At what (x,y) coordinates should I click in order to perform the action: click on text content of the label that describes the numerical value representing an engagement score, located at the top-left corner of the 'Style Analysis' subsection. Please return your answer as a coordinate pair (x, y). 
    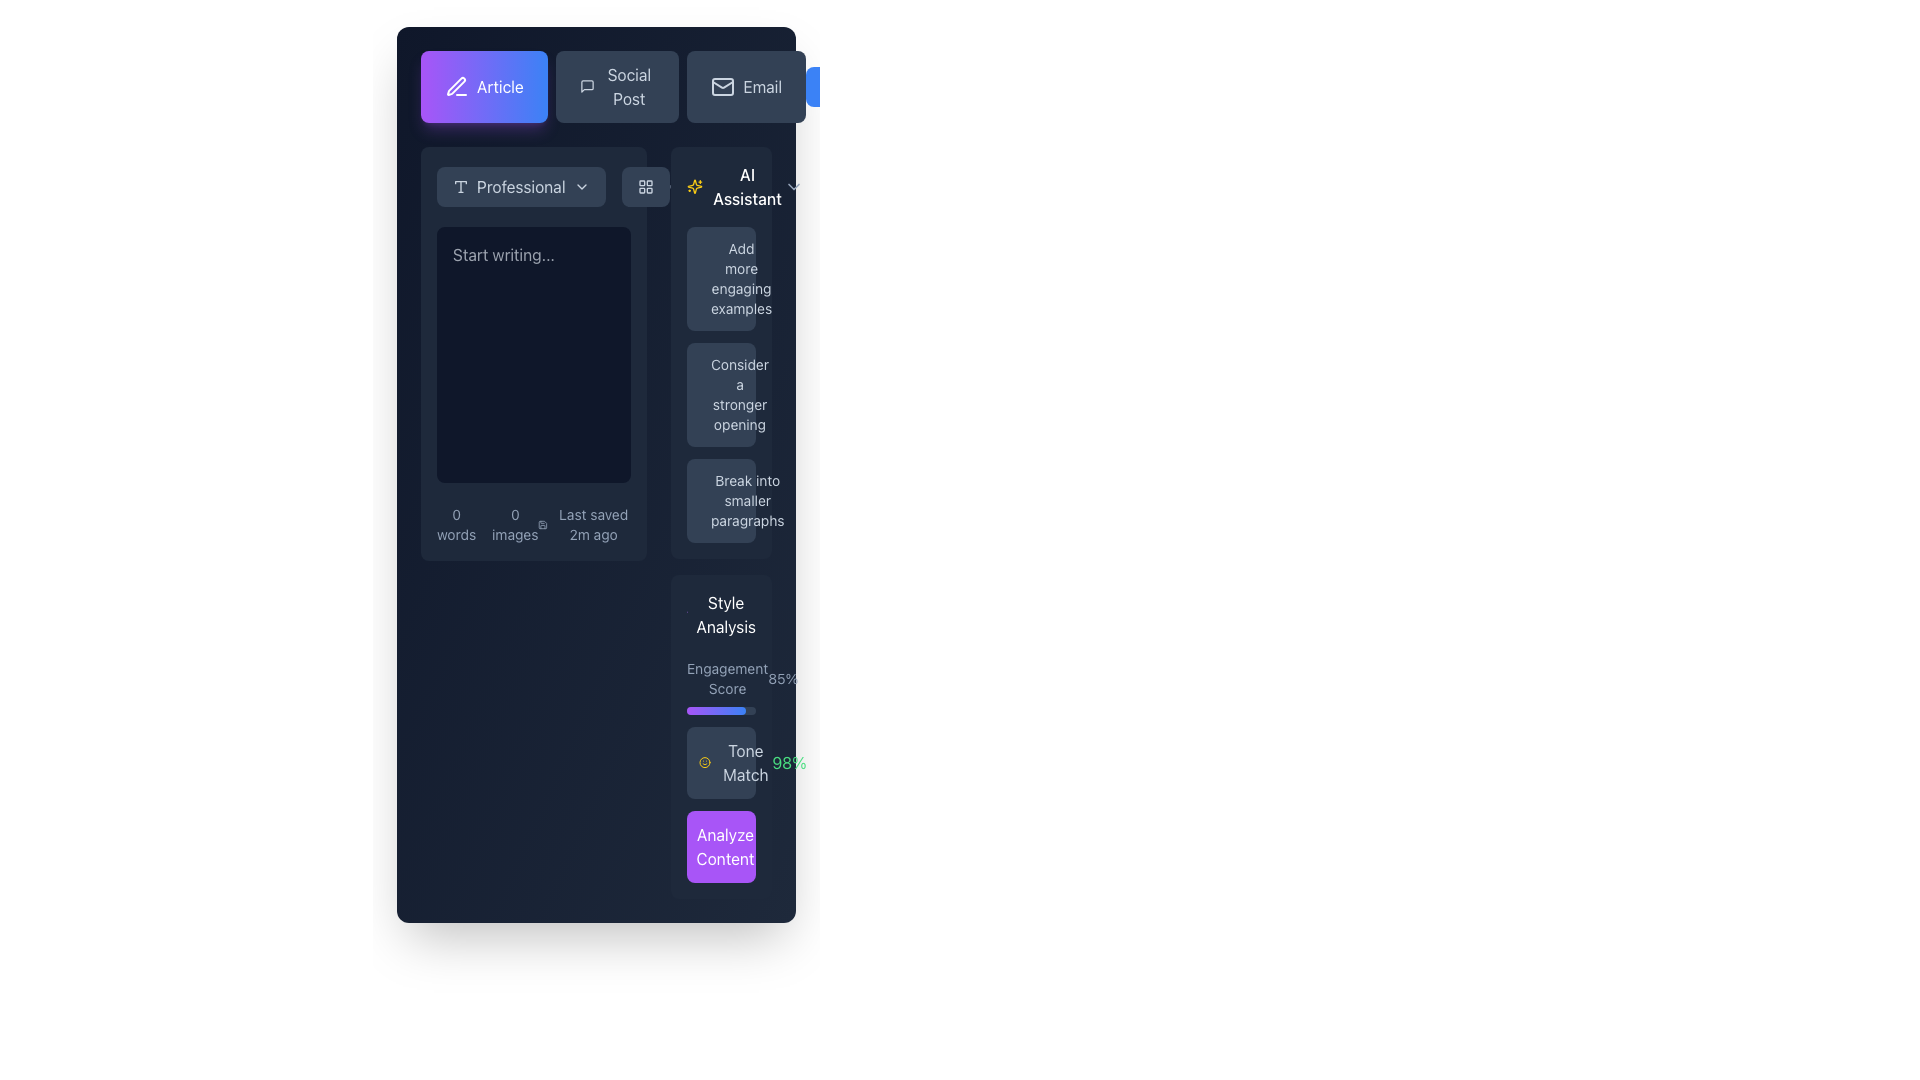
    Looking at the image, I should click on (726, 677).